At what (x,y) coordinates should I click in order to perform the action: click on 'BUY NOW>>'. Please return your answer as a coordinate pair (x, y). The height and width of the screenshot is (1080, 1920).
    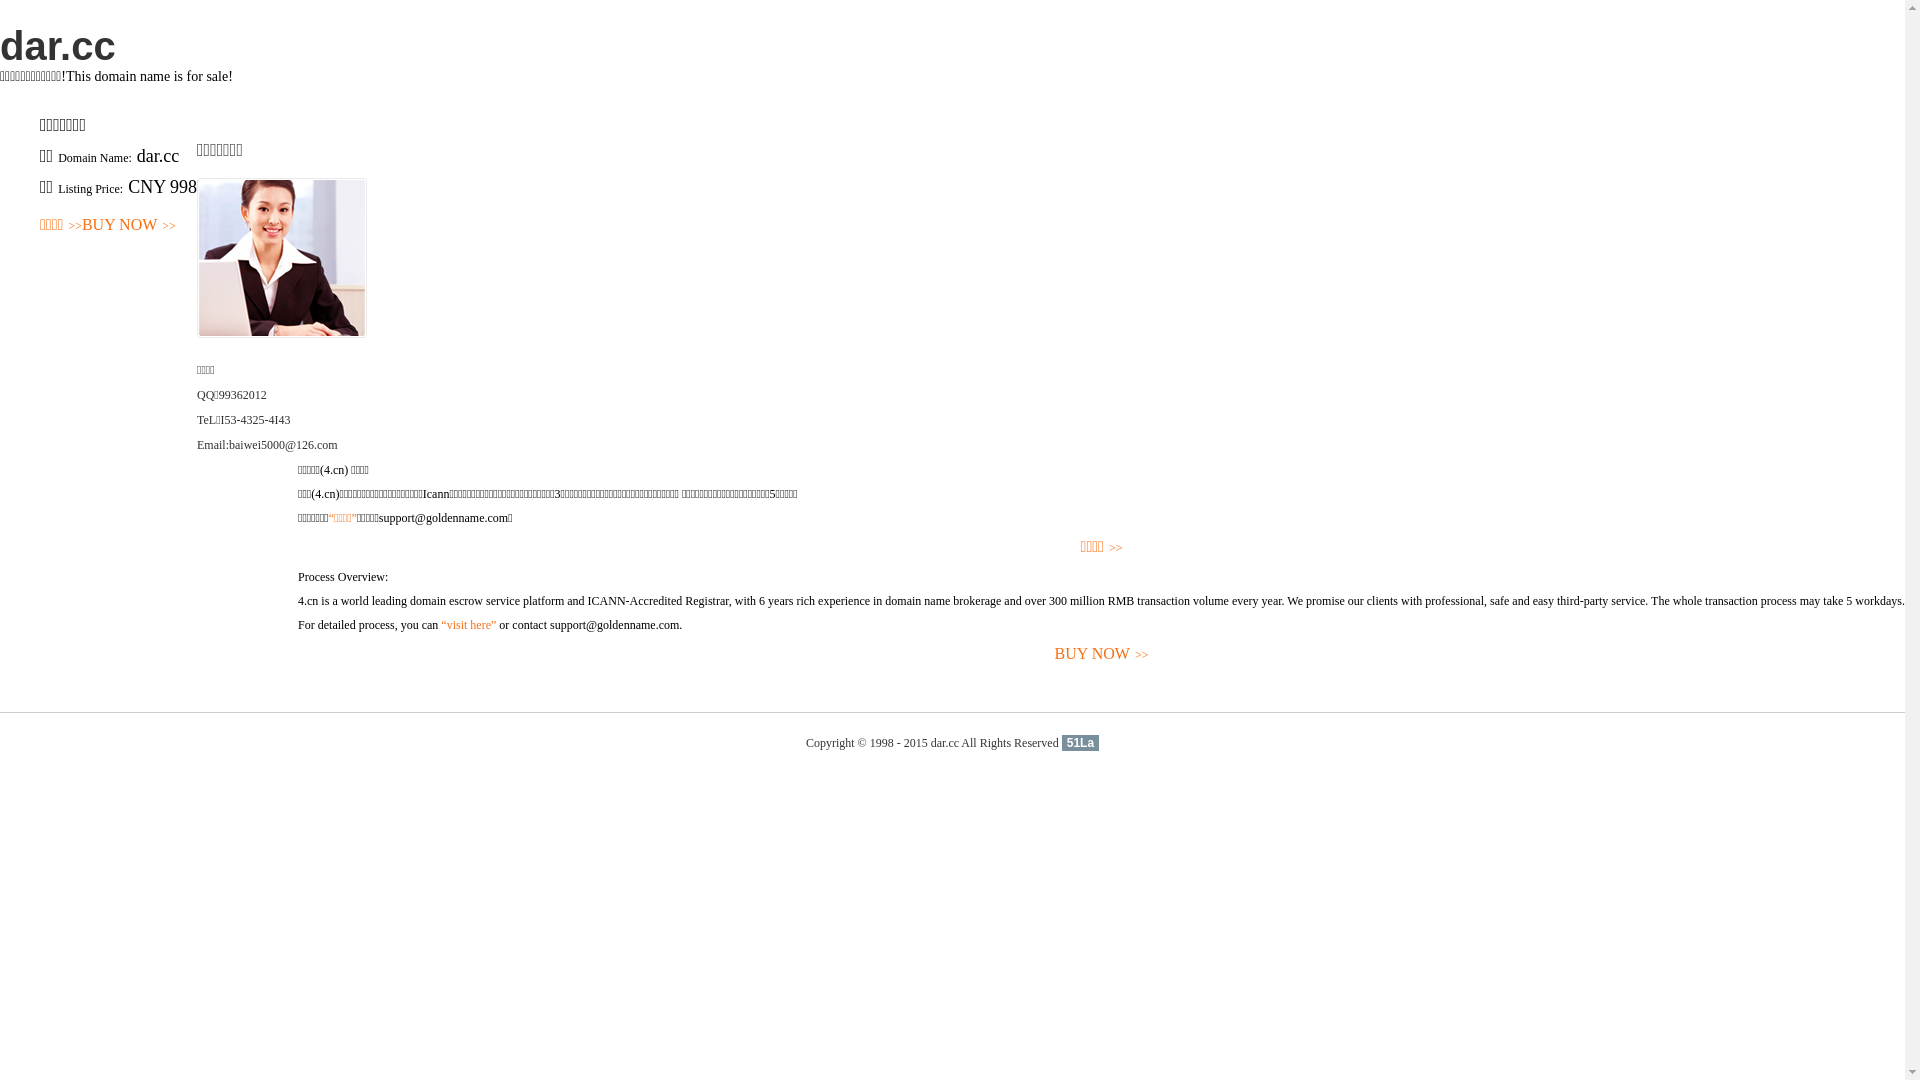
    Looking at the image, I should click on (1100, 654).